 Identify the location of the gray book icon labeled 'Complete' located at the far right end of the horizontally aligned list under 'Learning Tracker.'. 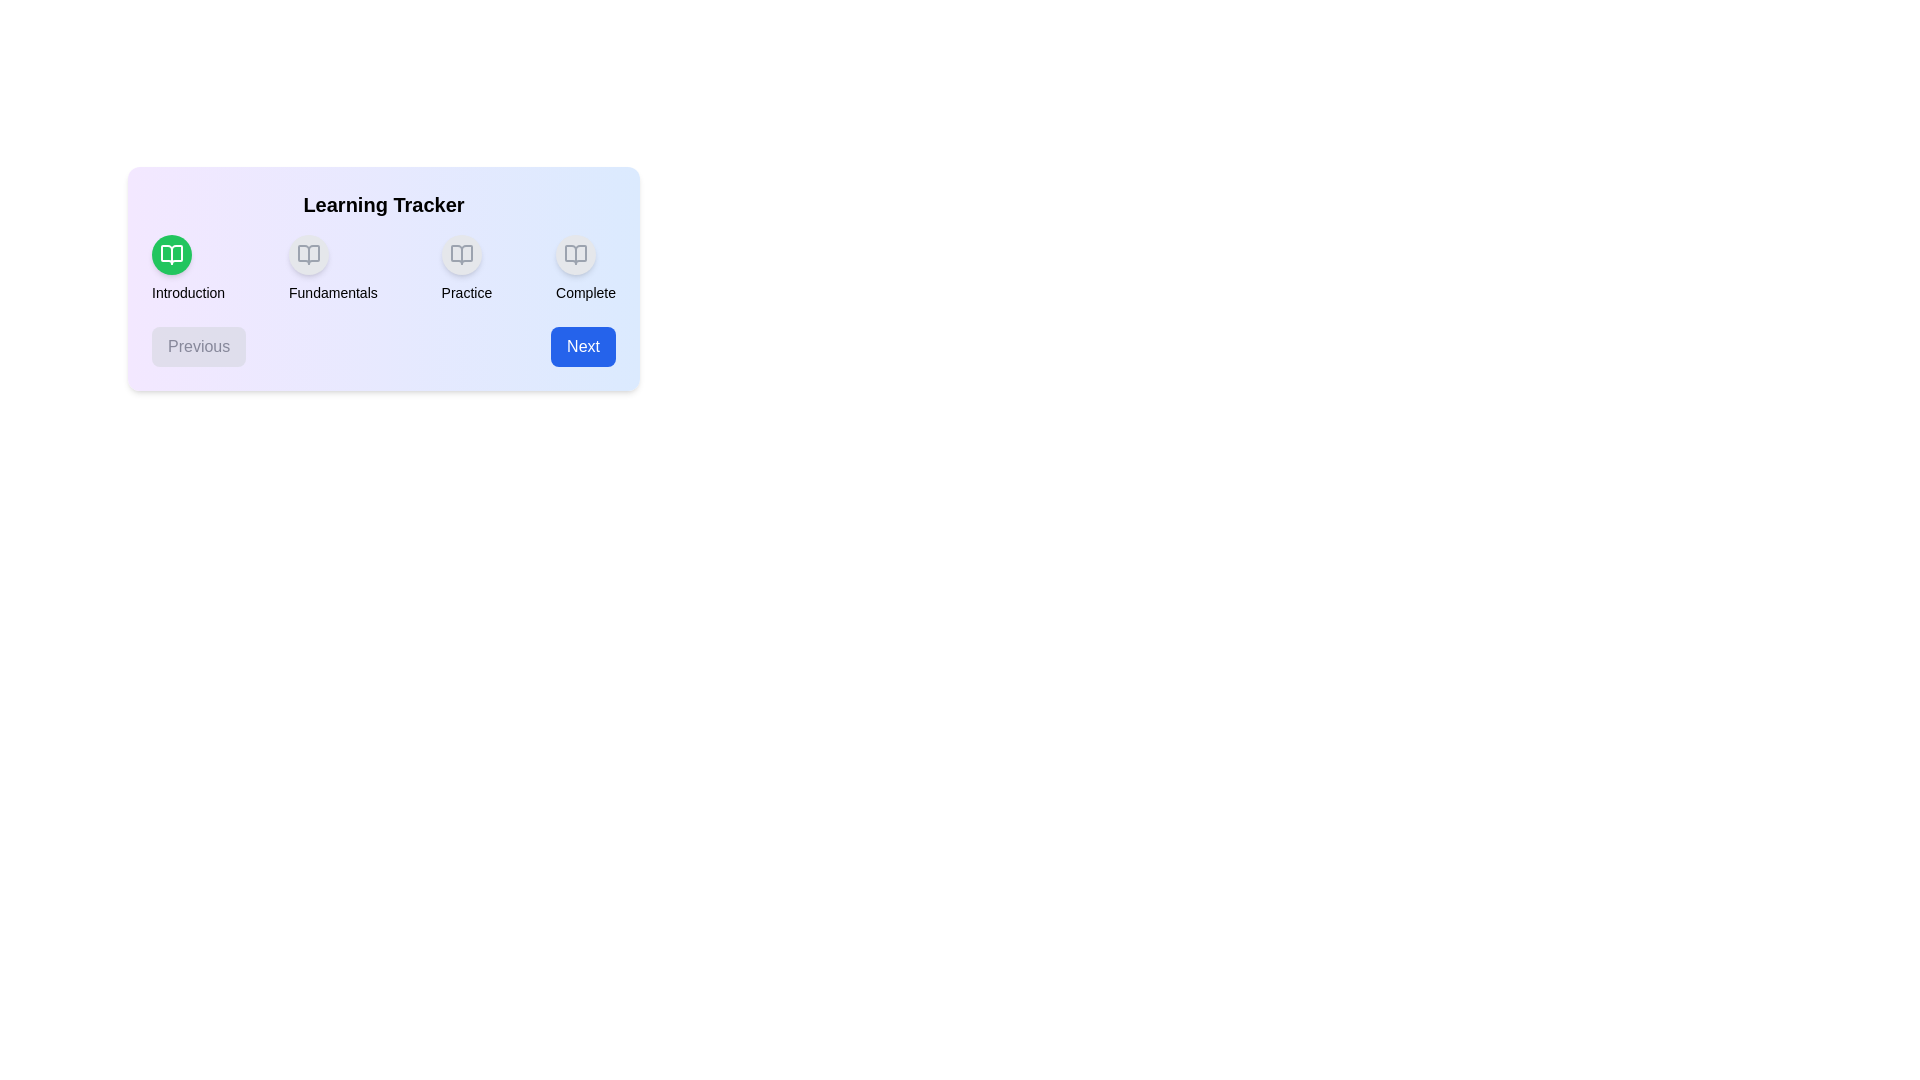
(575, 253).